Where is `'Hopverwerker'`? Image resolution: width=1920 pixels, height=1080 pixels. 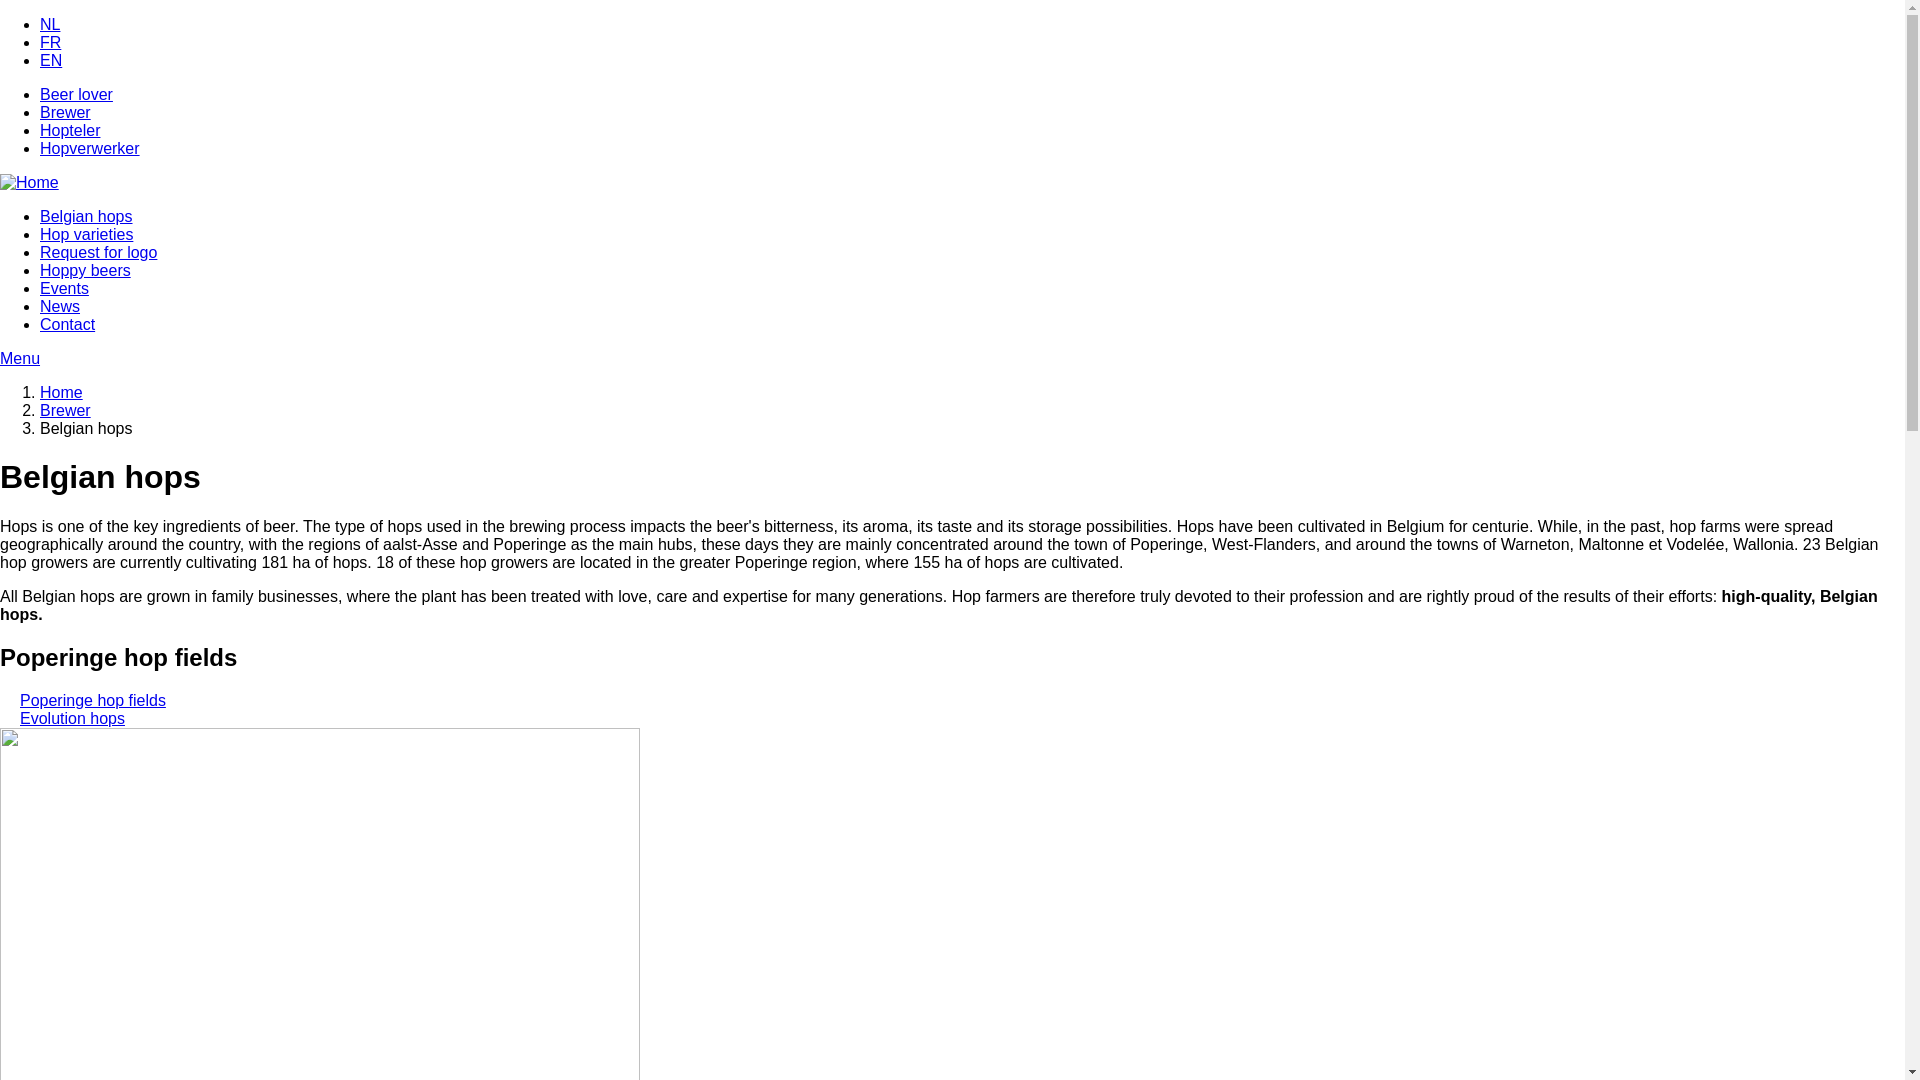
'Hopverwerker' is located at coordinates (89, 147).